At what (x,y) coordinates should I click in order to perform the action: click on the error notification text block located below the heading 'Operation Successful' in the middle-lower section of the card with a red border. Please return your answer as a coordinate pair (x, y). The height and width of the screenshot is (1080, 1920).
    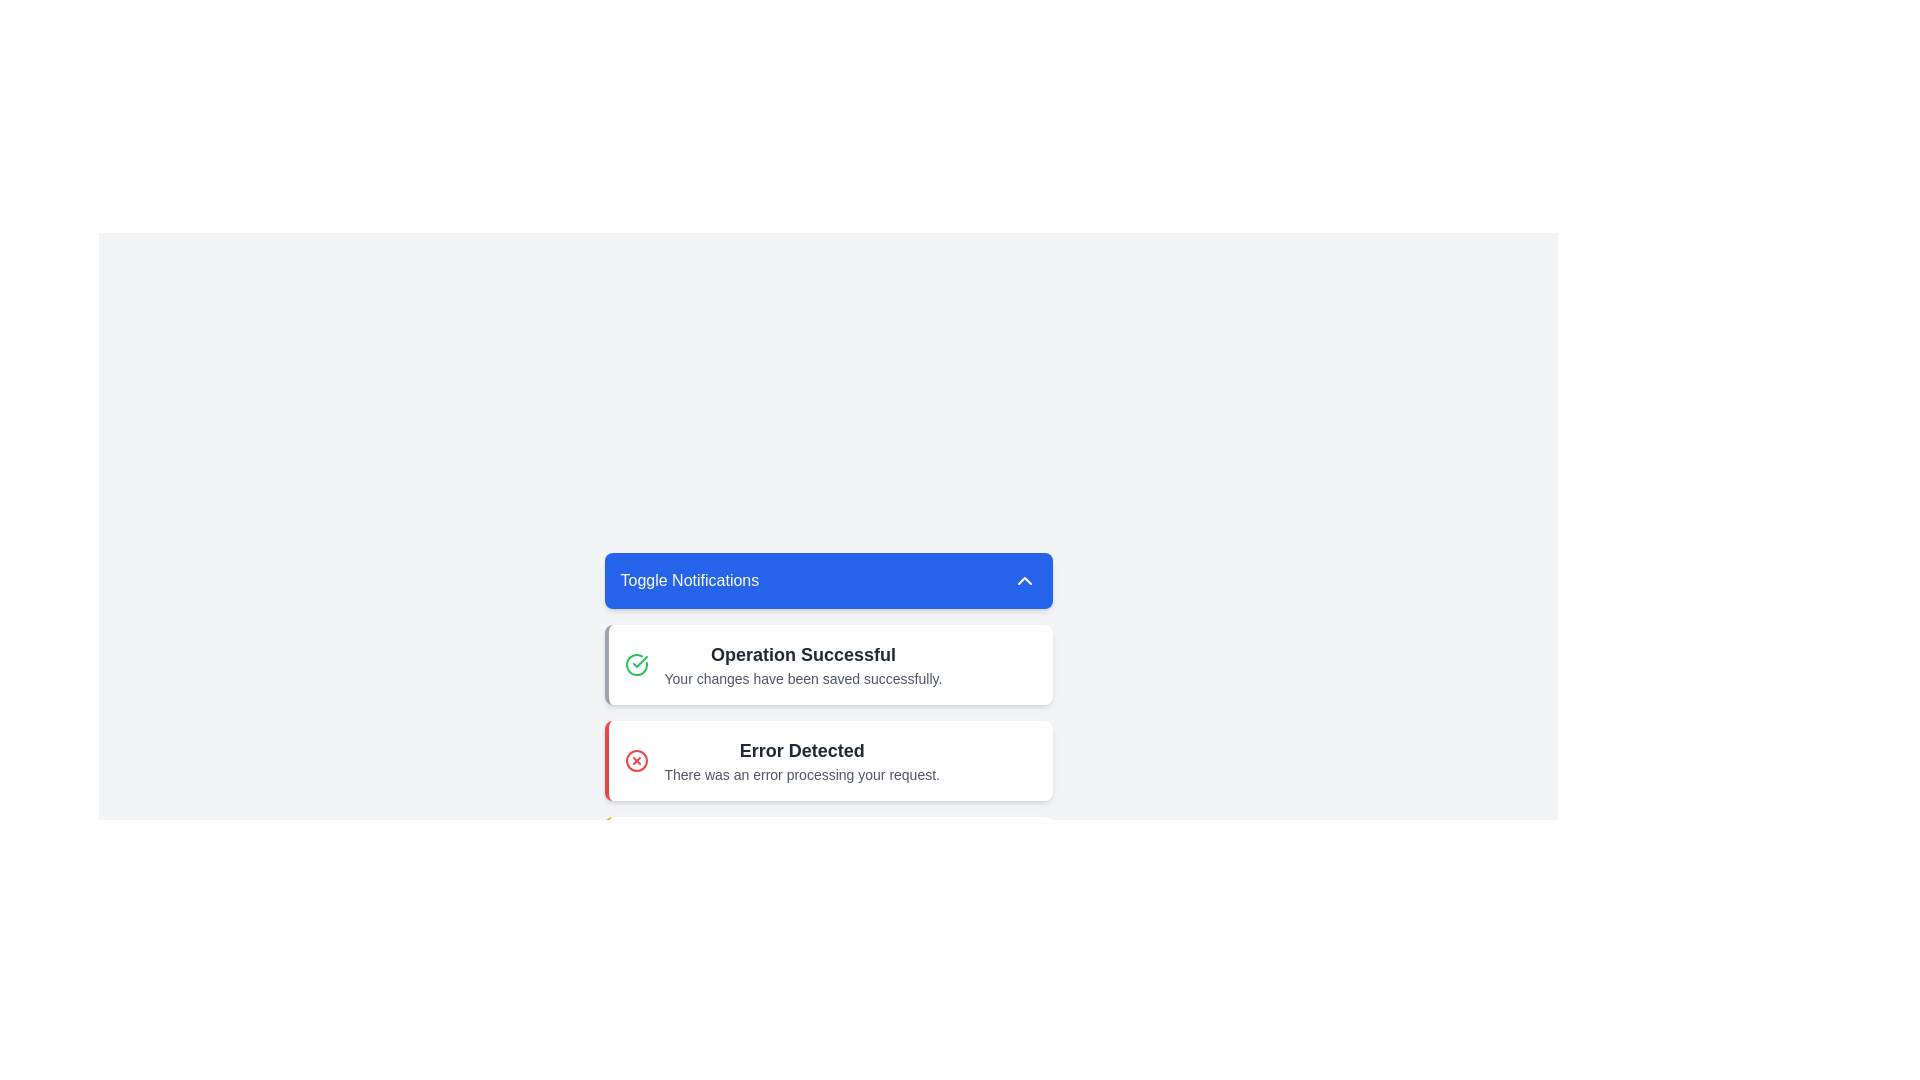
    Looking at the image, I should click on (802, 760).